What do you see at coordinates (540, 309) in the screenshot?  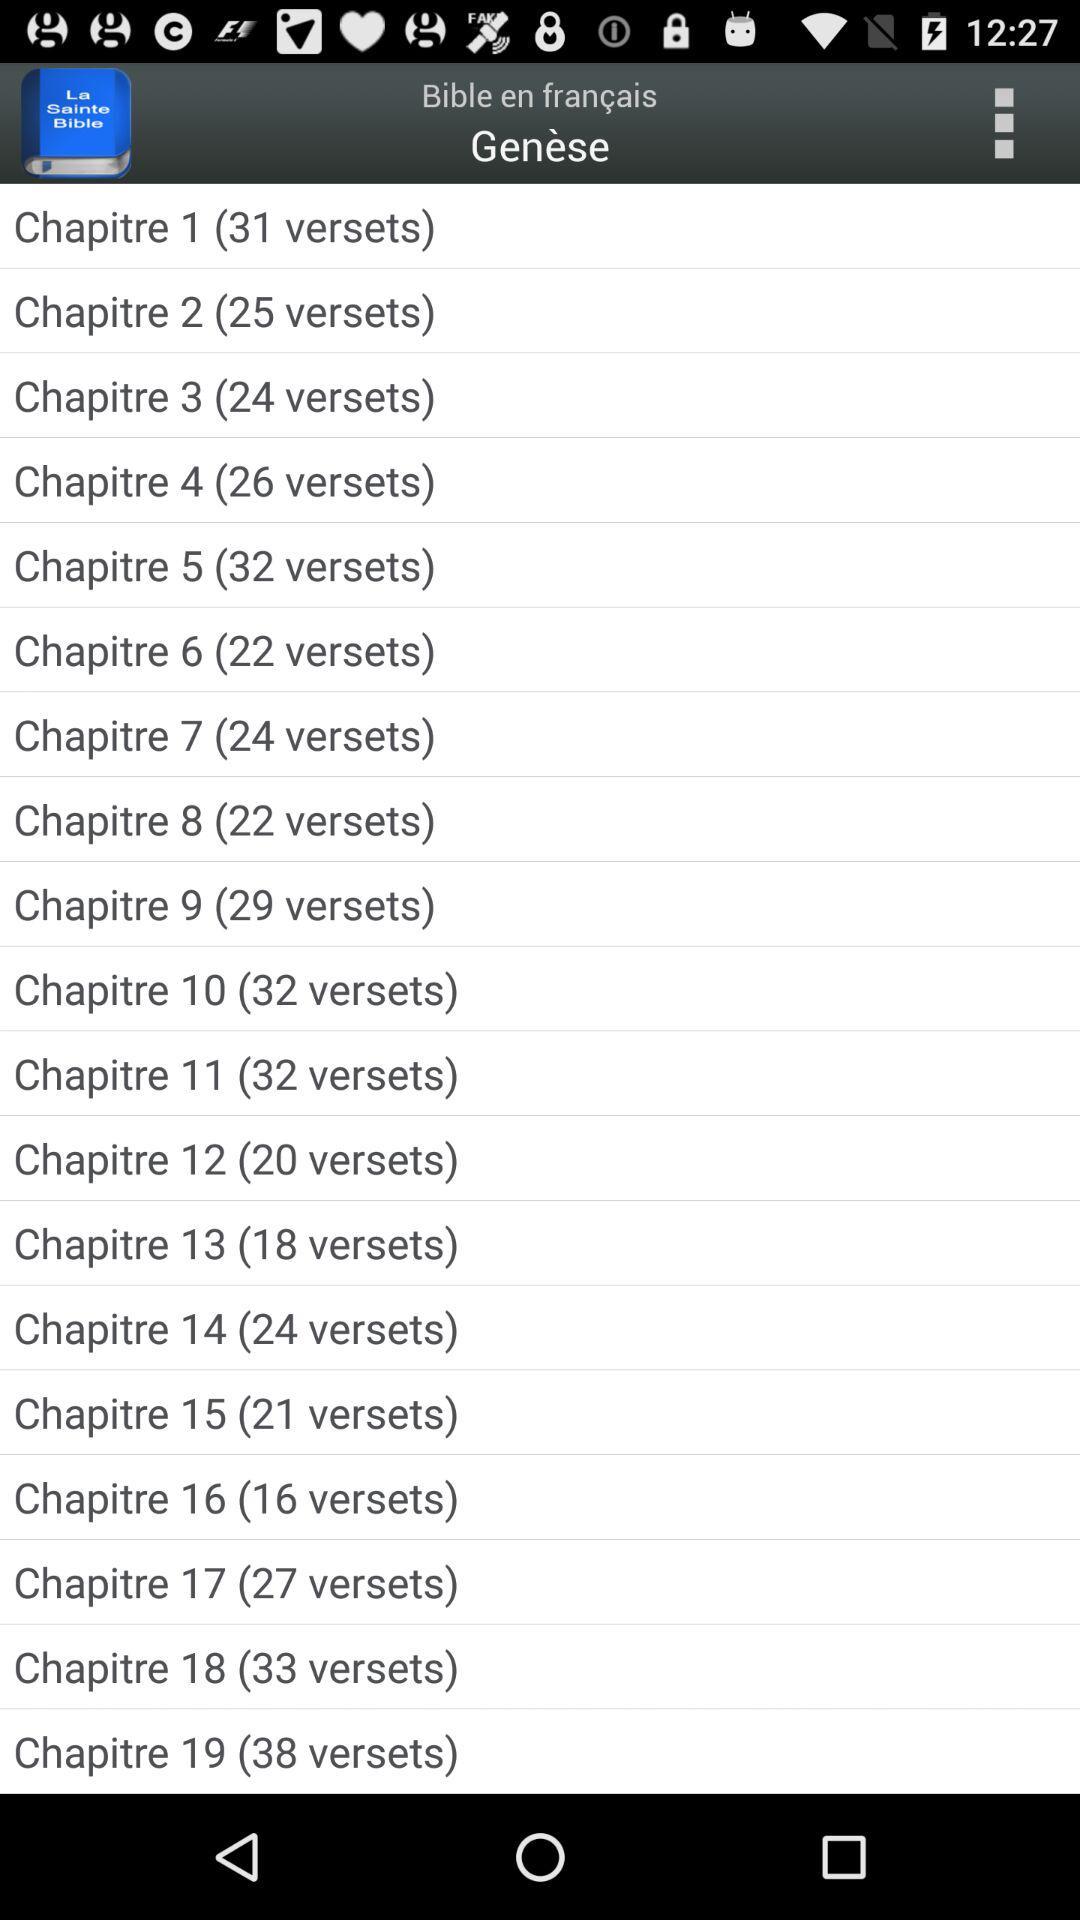 I see `the icon below chapitre 1 31 app` at bounding box center [540, 309].